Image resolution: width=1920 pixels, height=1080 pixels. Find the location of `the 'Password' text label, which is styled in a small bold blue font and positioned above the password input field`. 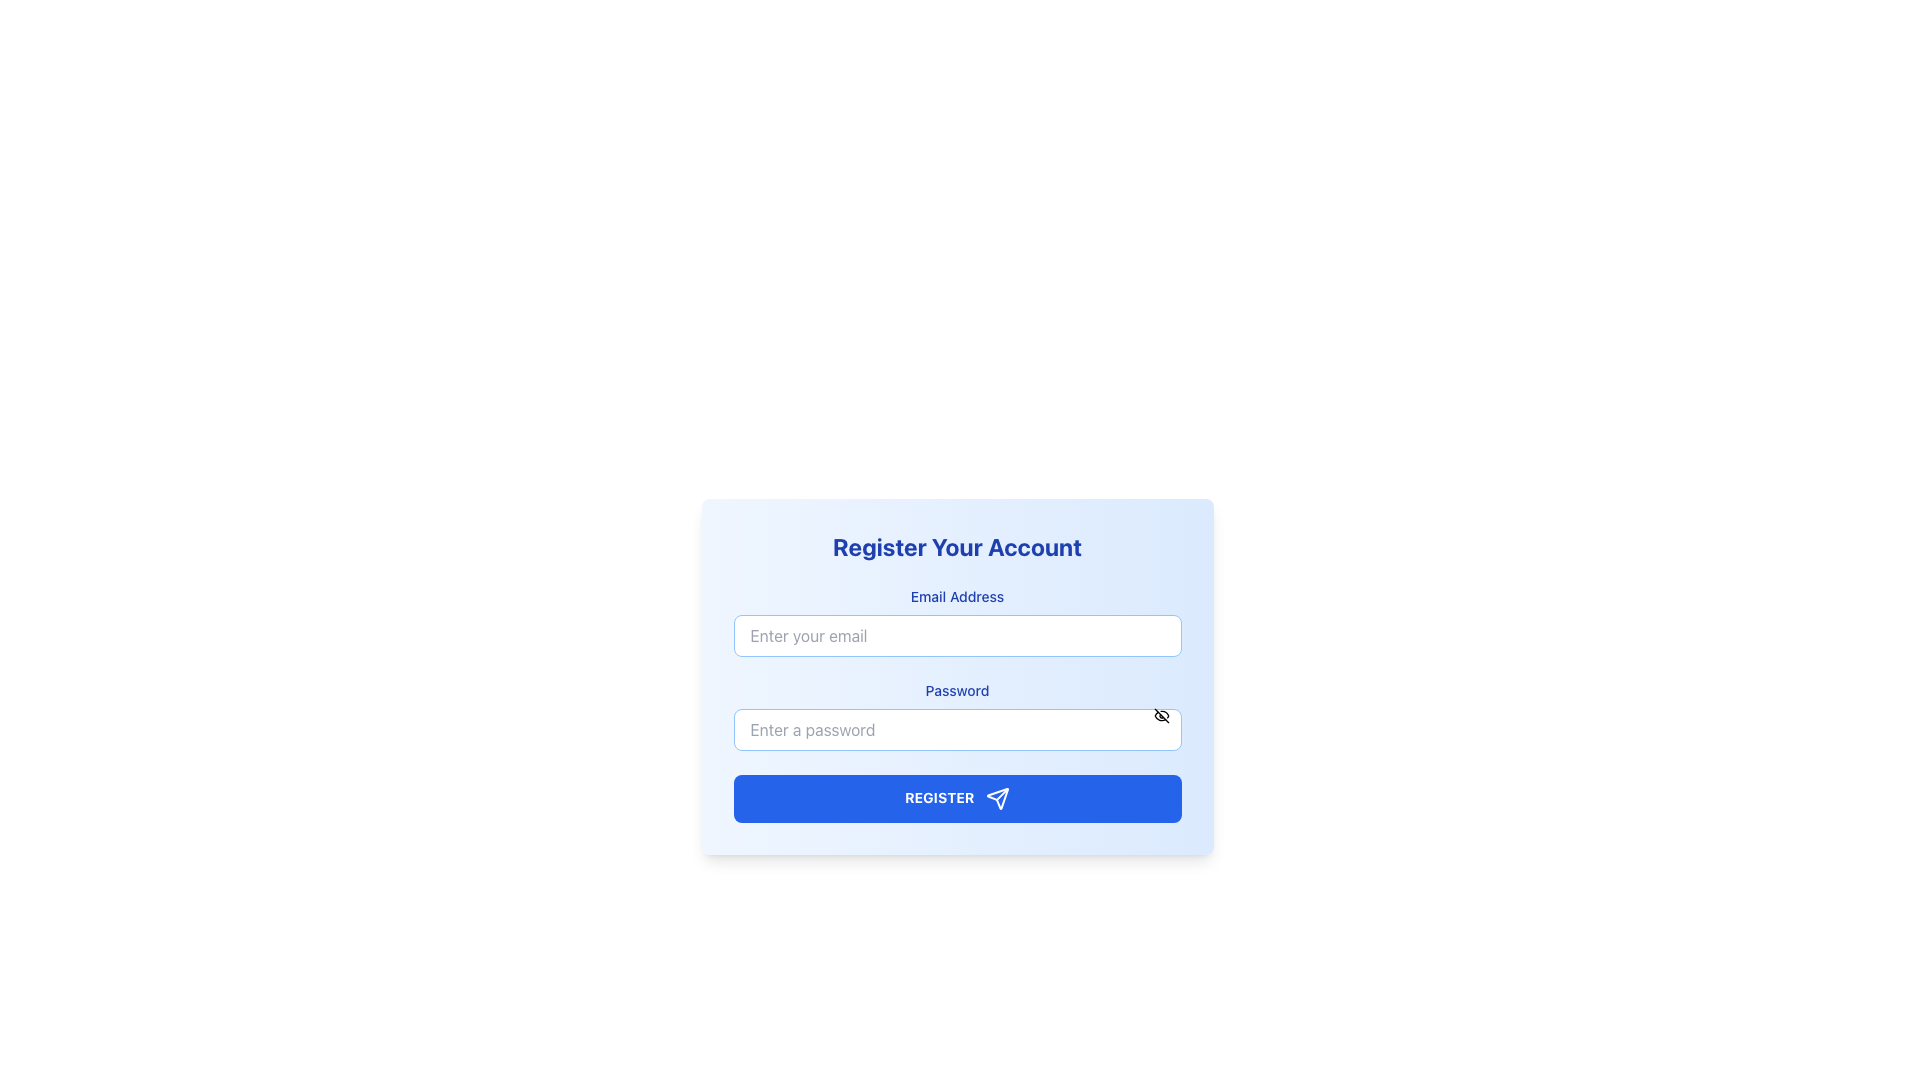

the 'Password' text label, which is styled in a small bold blue font and positioned above the password input field is located at coordinates (956, 689).